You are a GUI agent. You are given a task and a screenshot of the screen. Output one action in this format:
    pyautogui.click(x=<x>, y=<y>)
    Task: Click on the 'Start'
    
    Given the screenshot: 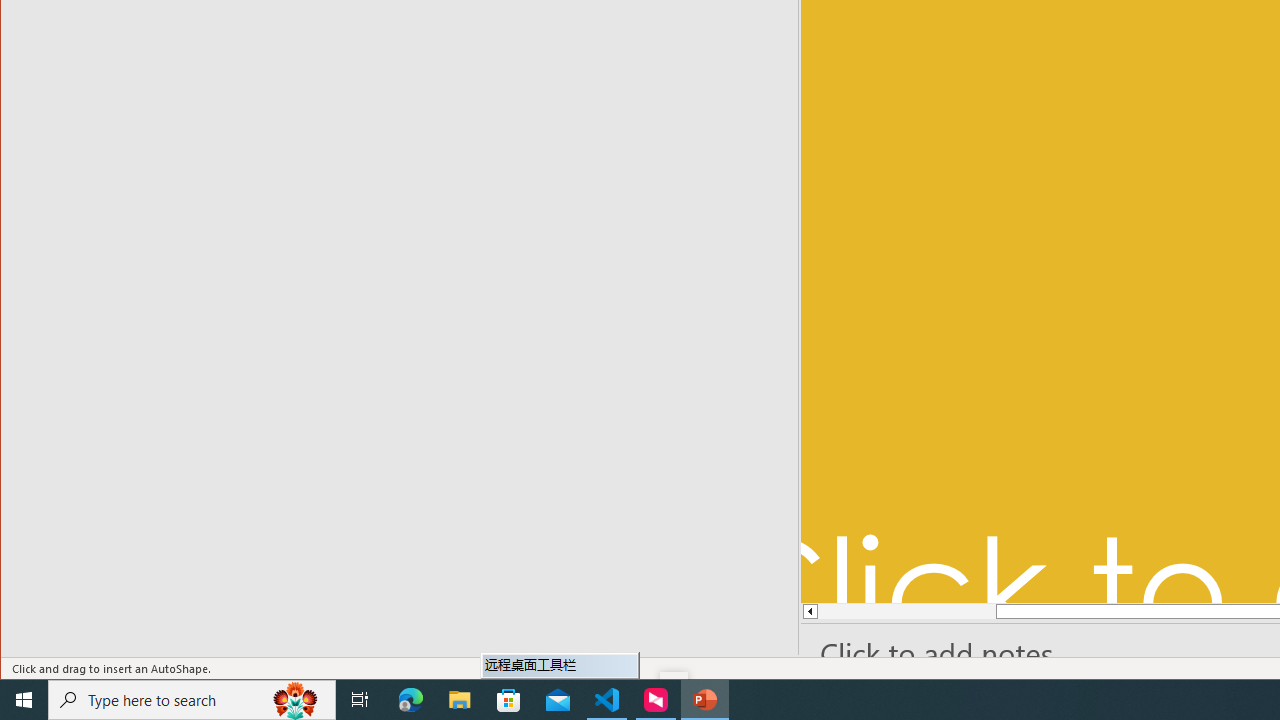 What is the action you would take?
    pyautogui.click(x=24, y=698)
    